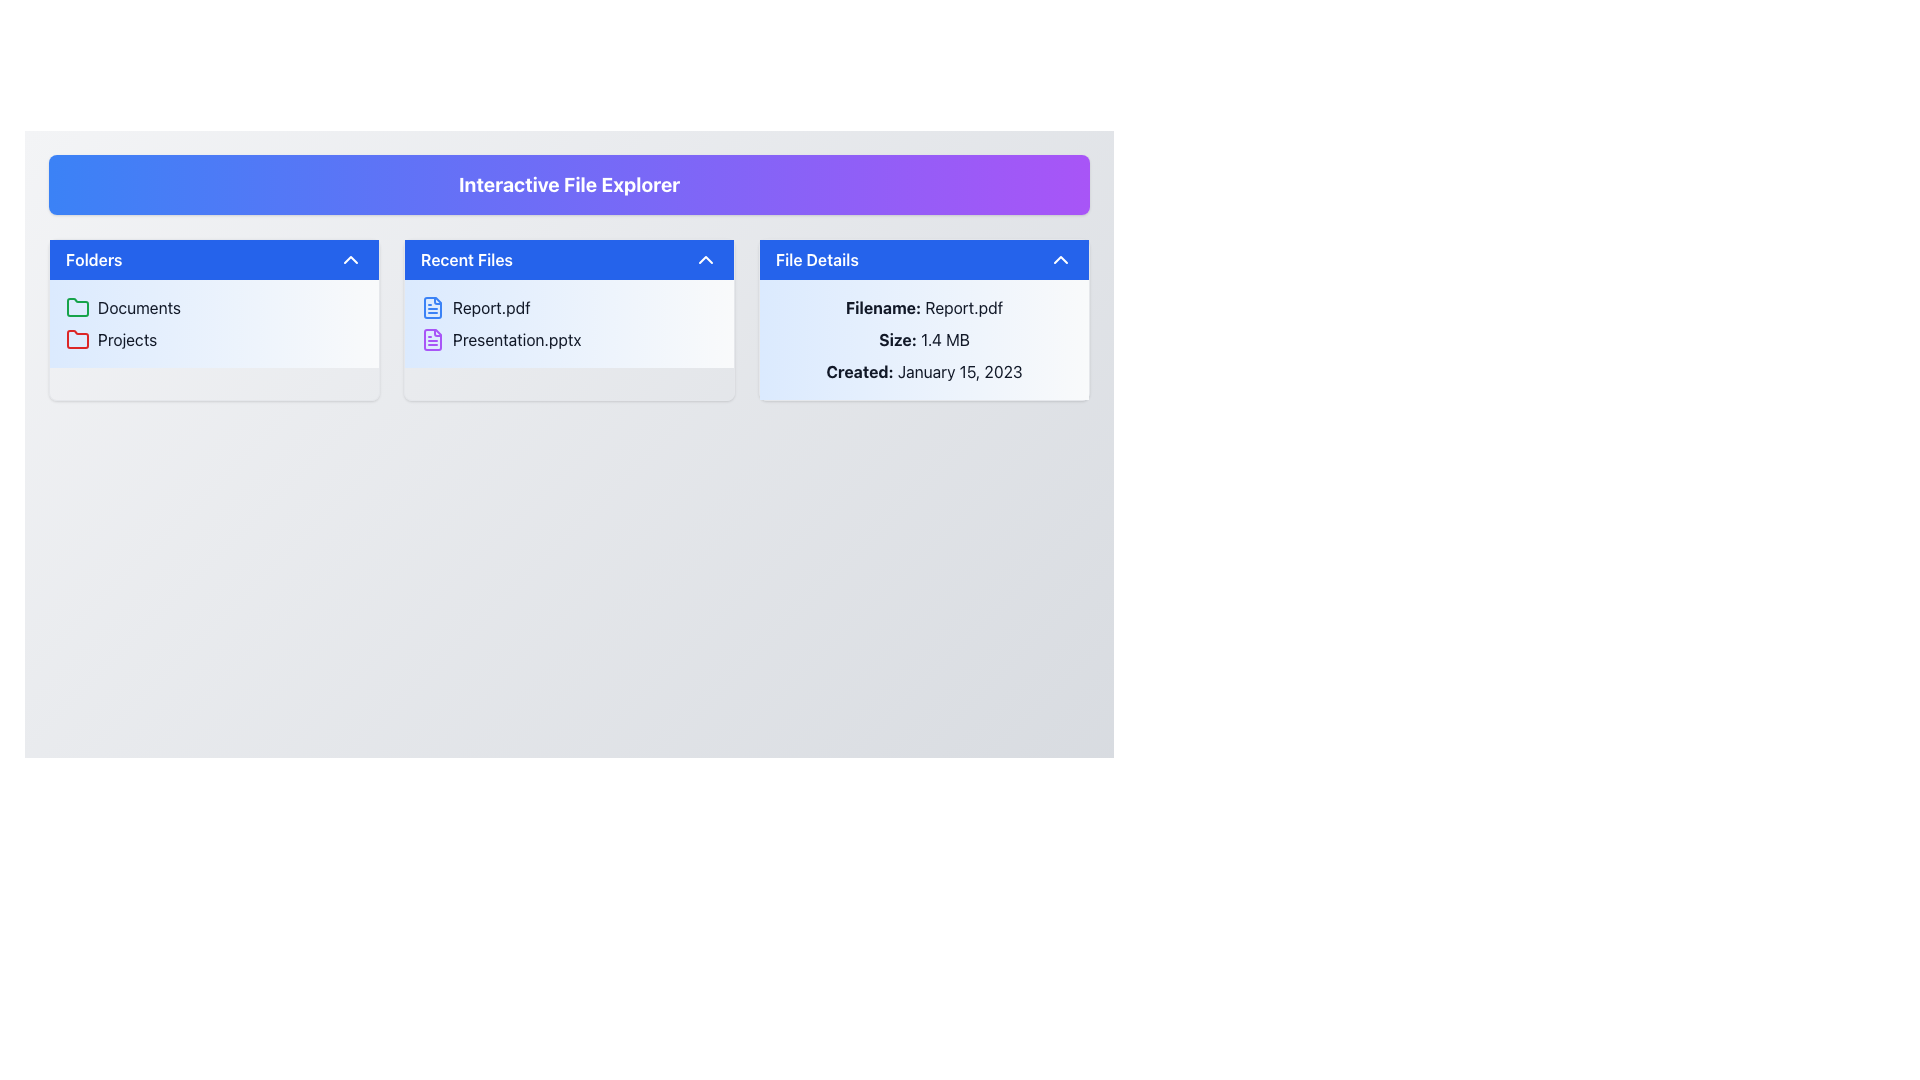 The height and width of the screenshot is (1080, 1920). I want to click on the informational Text Label displaying the size of the currently selected file, which reads '1.4 MB', located in the 'File Details' panel between 'Filename: Report.pdf' and 'Created: January 15, 2023', so click(923, 338).